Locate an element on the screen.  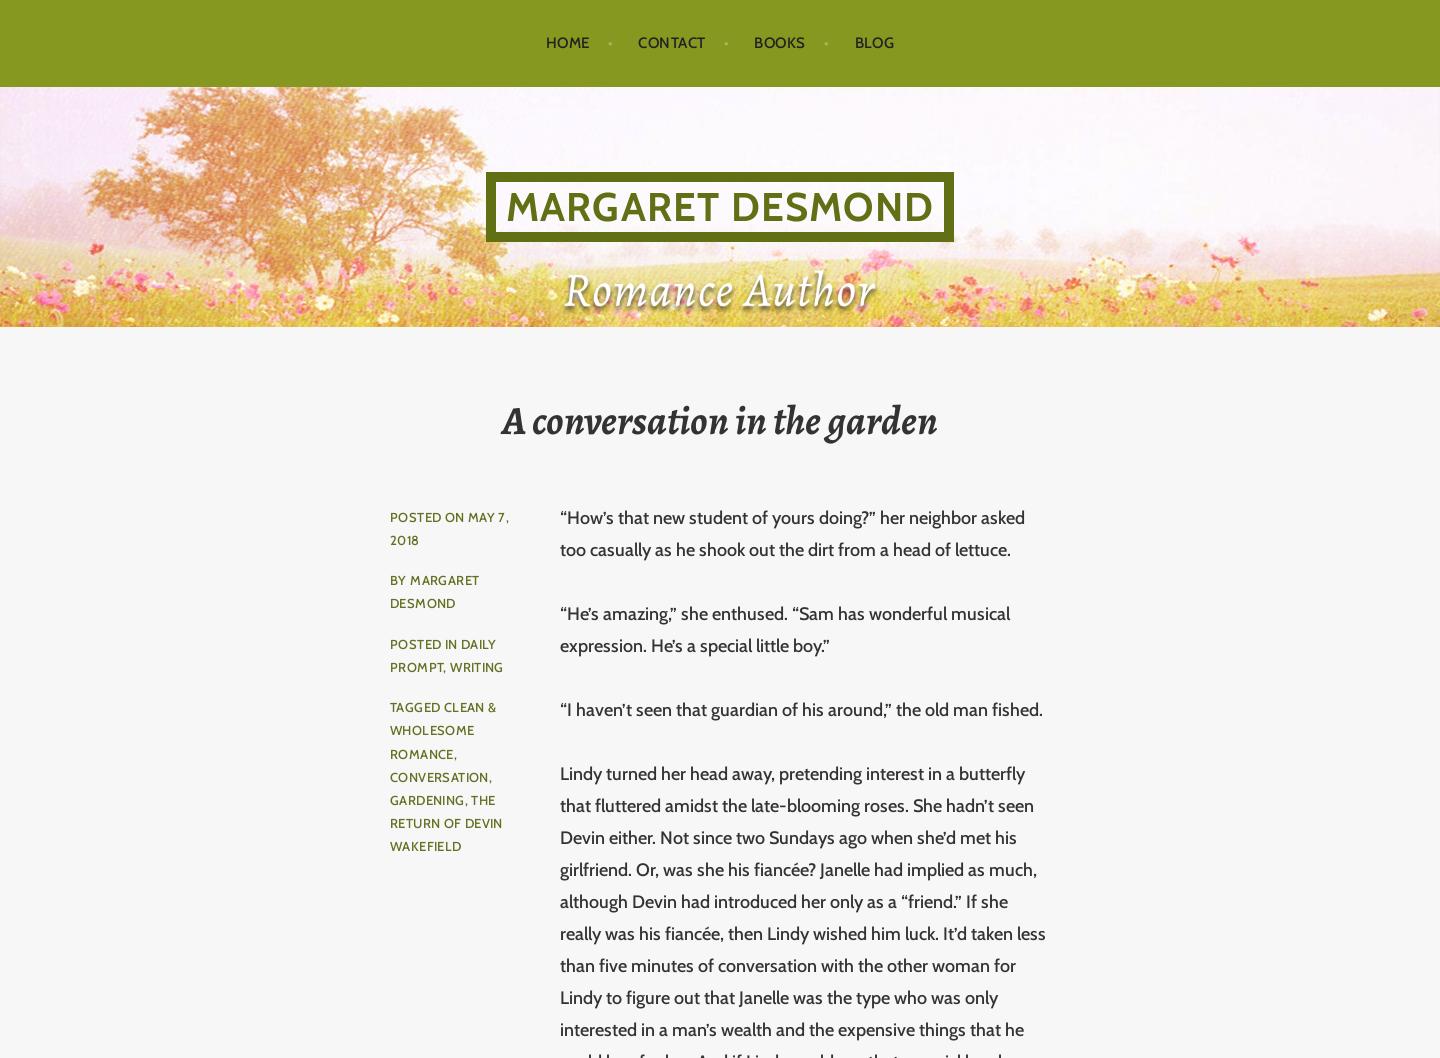
'Writing' is located at coordinates (476, 665).